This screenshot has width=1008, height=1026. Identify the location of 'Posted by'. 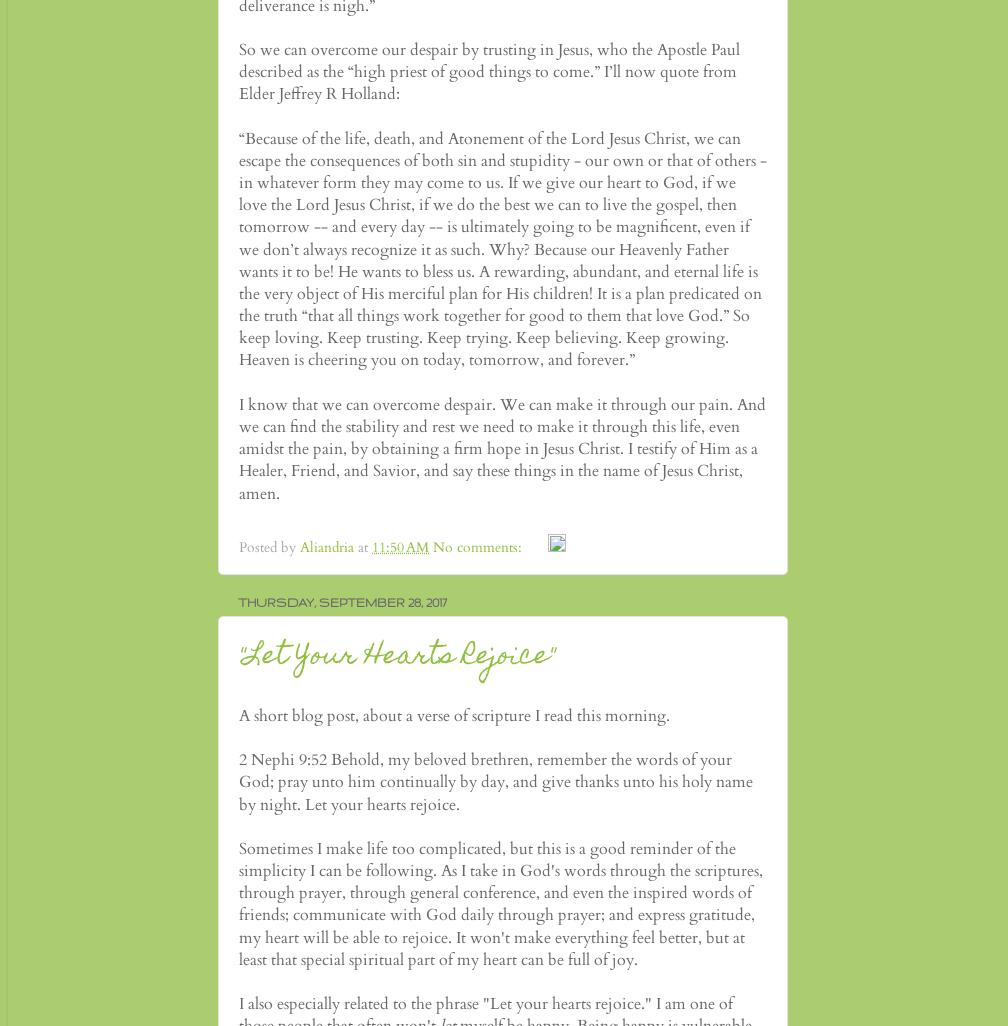
(238, 547).